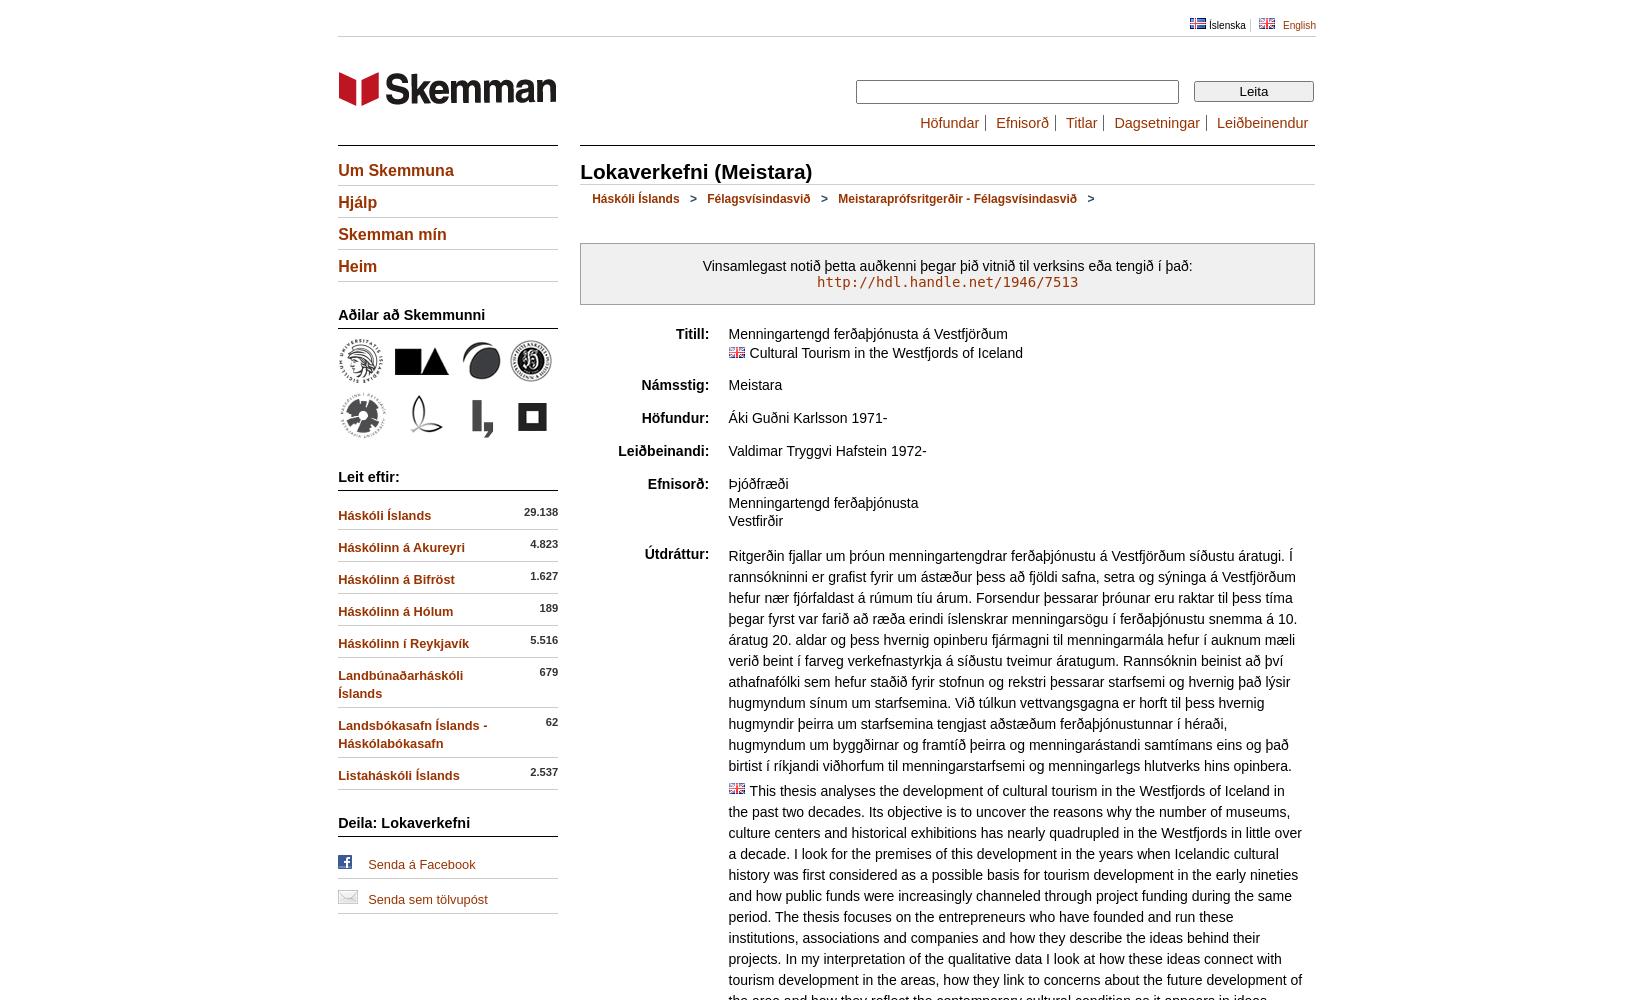 The image size is (1650, 1000). What do you see at coordinates (664, 450) in the screenshot?
I see `'Leiðbeinandi:'` at bounding box center [664, 450].